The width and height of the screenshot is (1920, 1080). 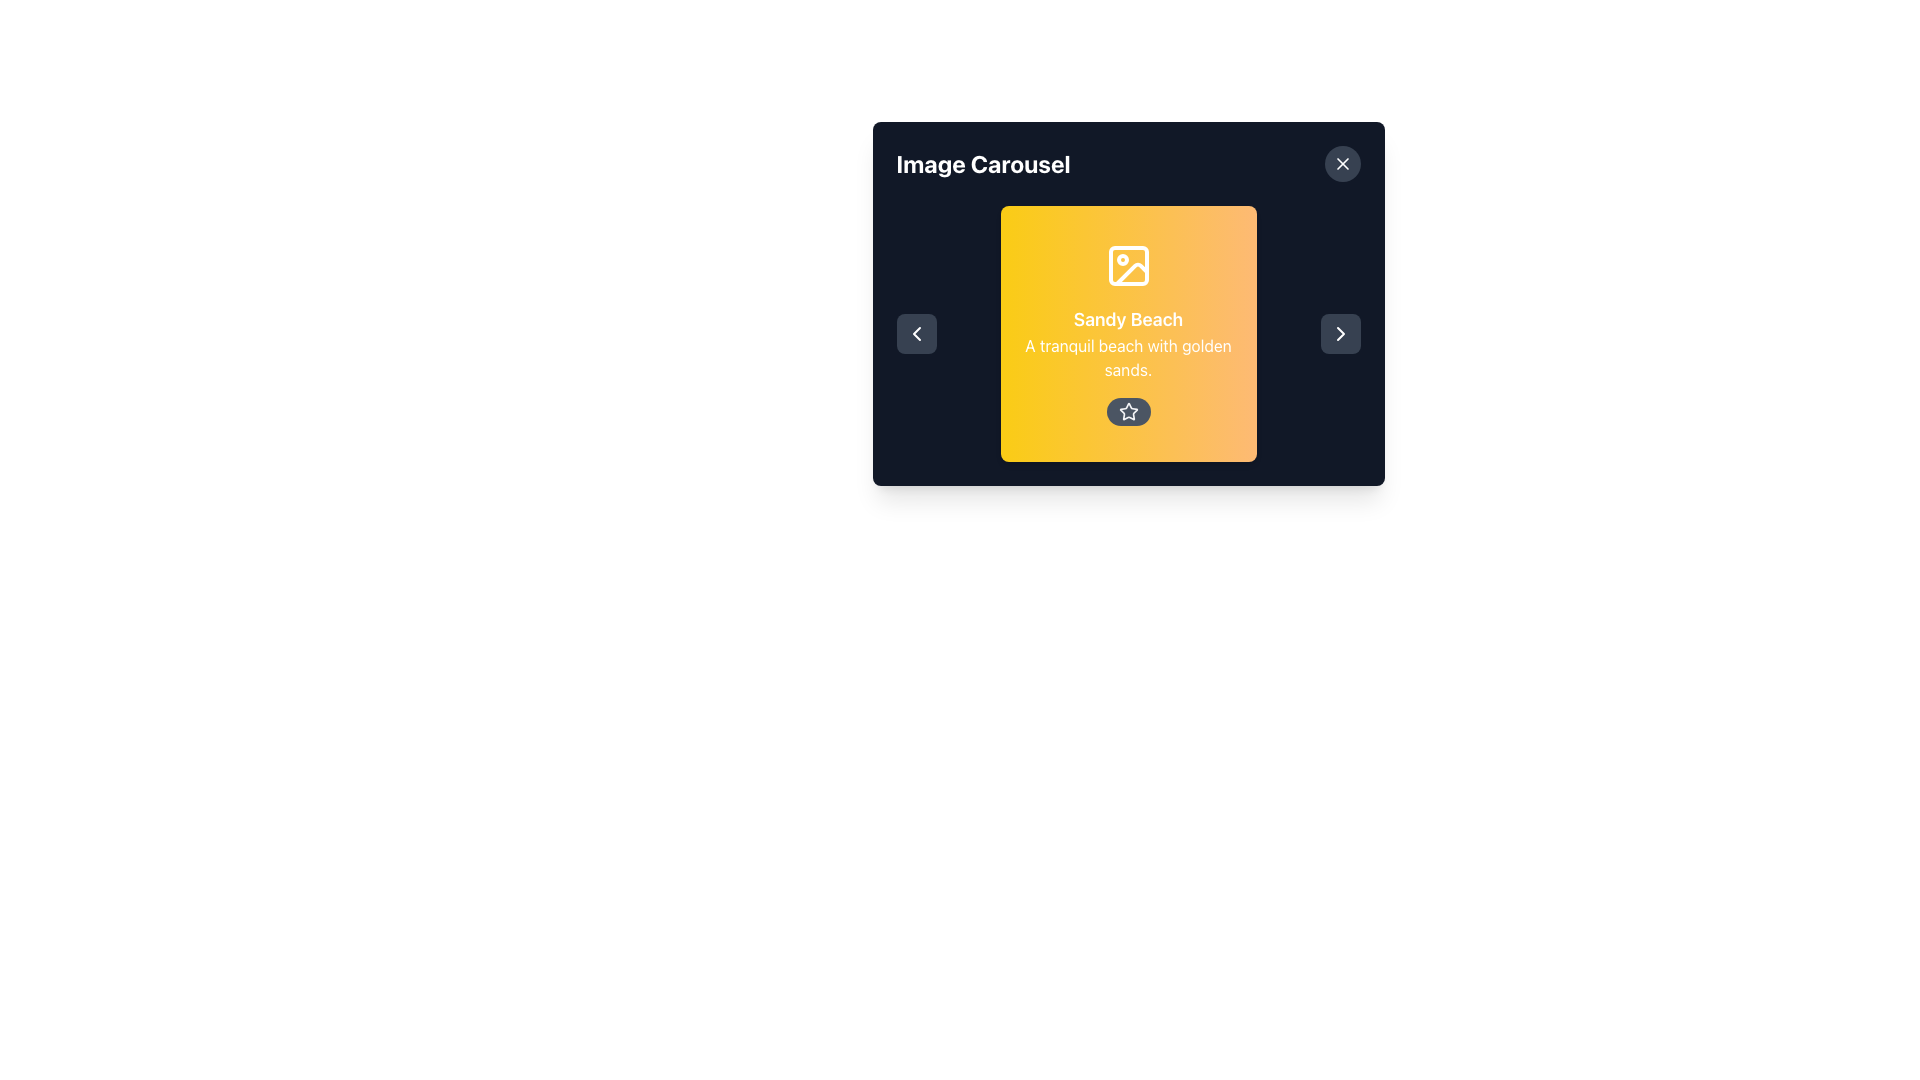 What do you see at coordinates (1128, 333) in the screenshot?
I see `the informational card in the carousel that provides a title, description, and a decorative icon representing a beach location` at bounding box center [1128, 333].